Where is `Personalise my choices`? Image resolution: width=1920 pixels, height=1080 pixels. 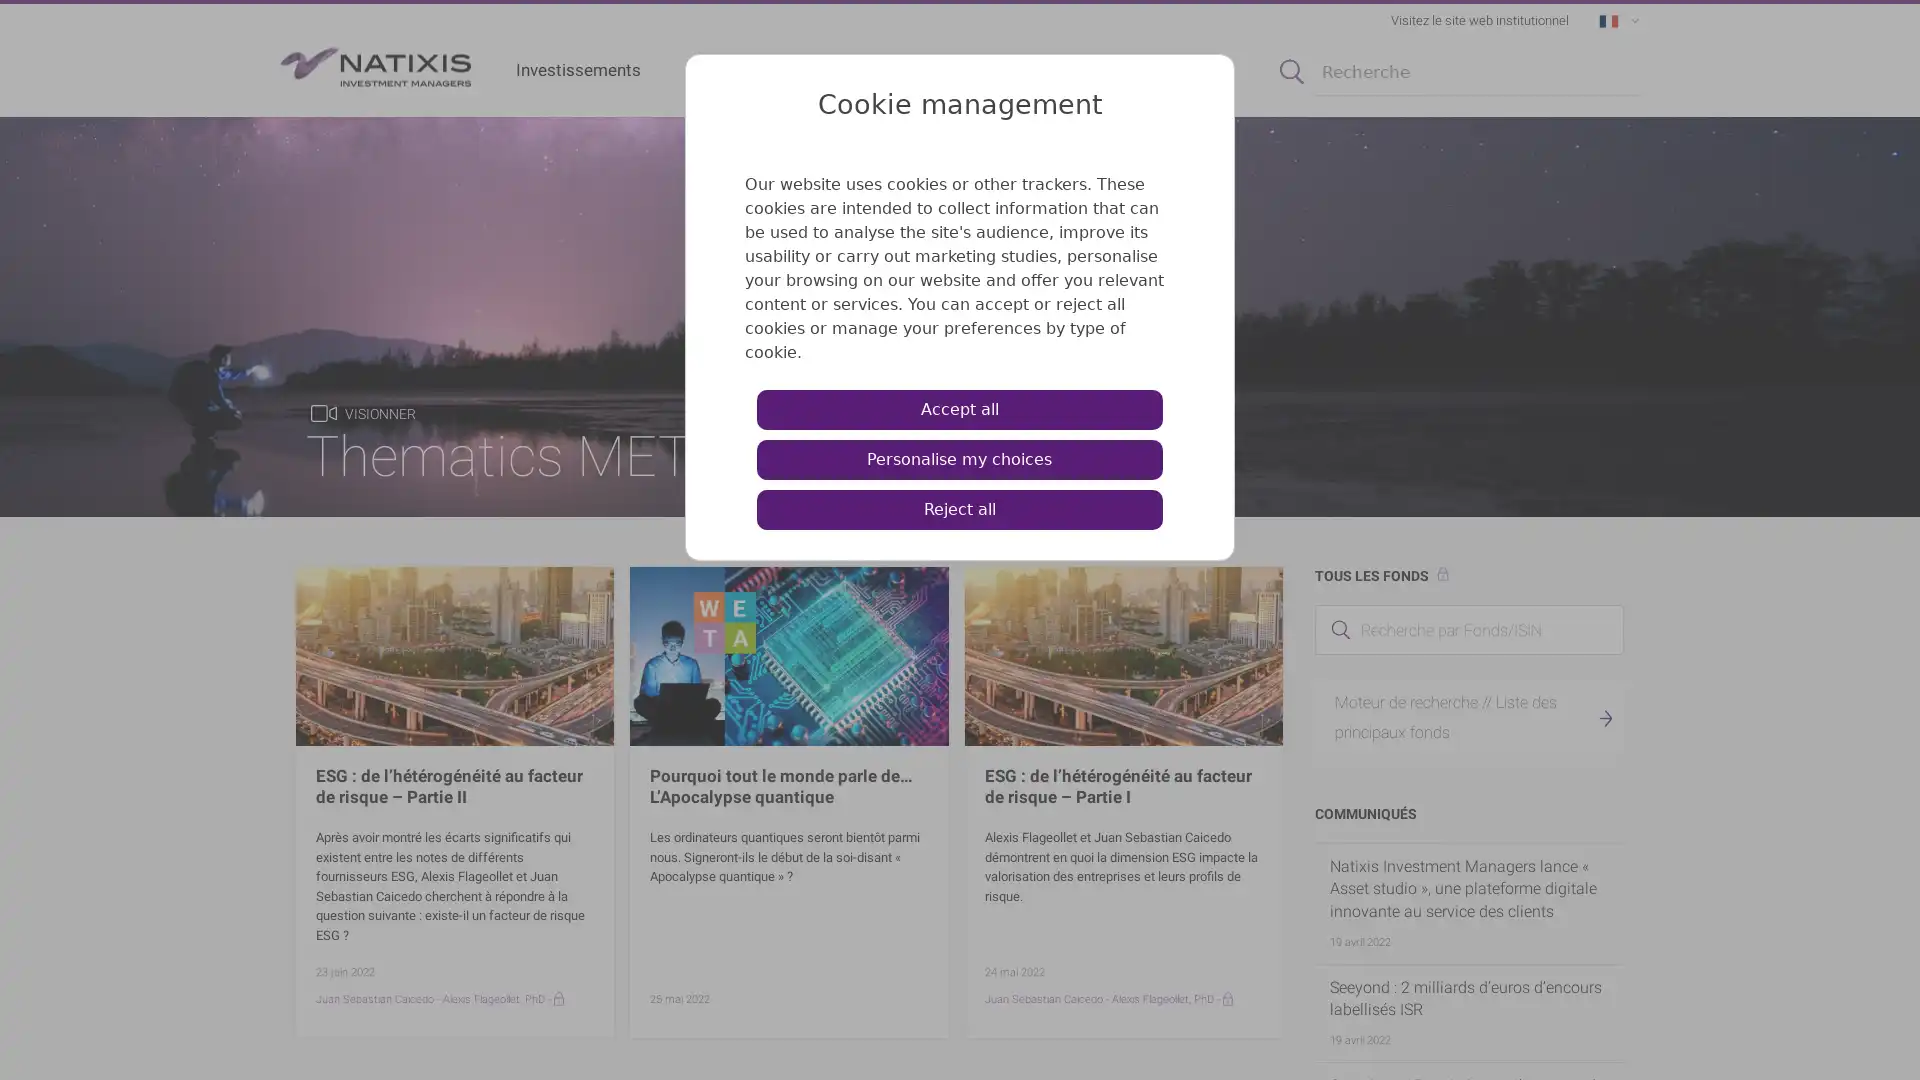 Personalise my choices is located at coordinates (958, 459).